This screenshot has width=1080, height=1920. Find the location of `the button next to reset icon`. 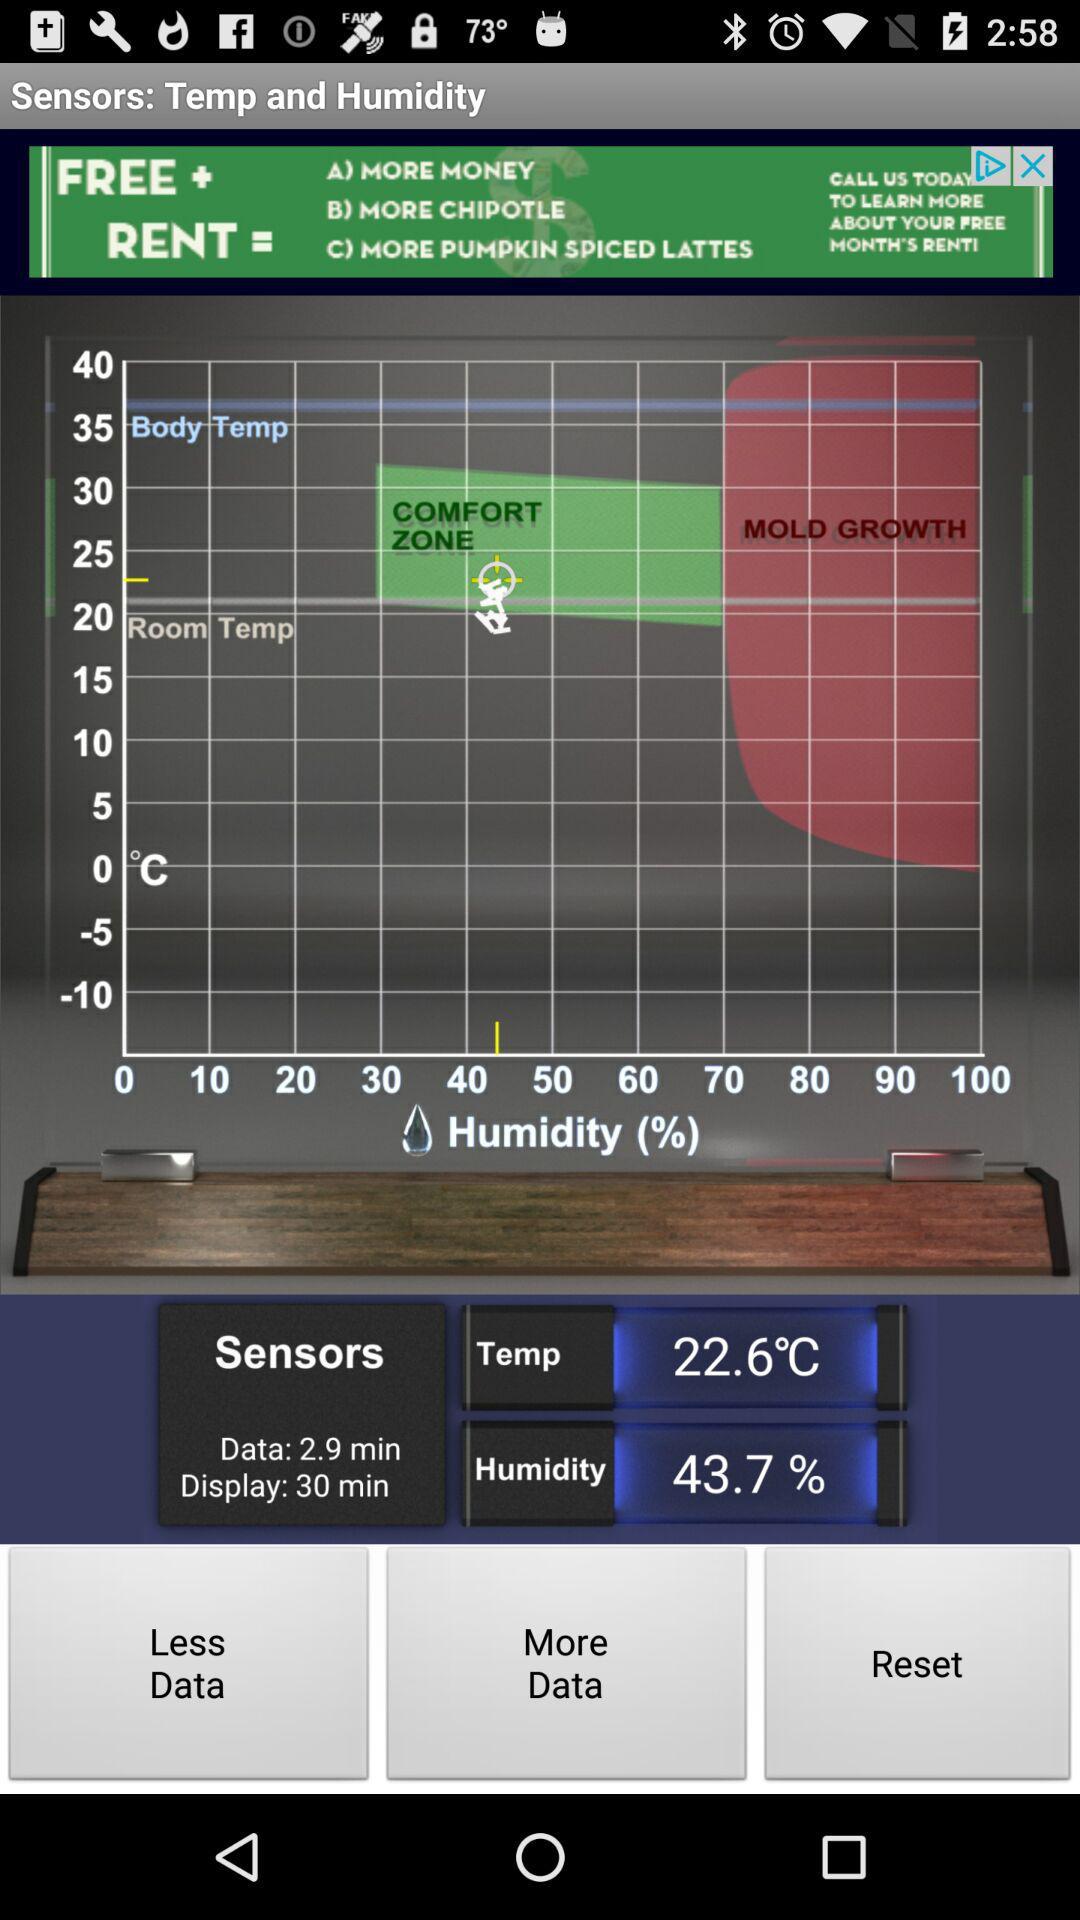

the button next to reset icon is located at coordinates (567, 1669).